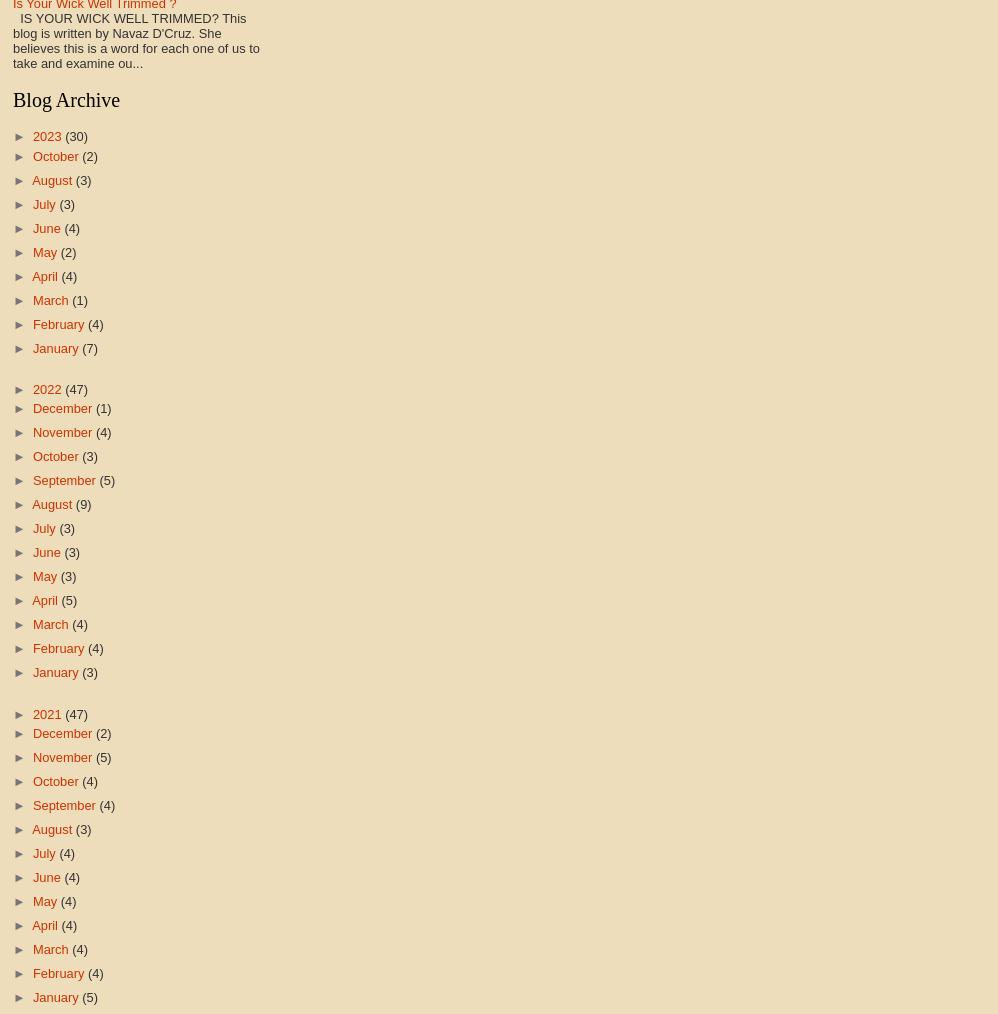 This screenshot has width=998, height=1014. I want to click on 'IS YOUR WICK WELL TRIMMED? This blog is written by Navaz D'Cruz. She believes this is a word for each one of us to take and examine ou...', so click(136, 39).